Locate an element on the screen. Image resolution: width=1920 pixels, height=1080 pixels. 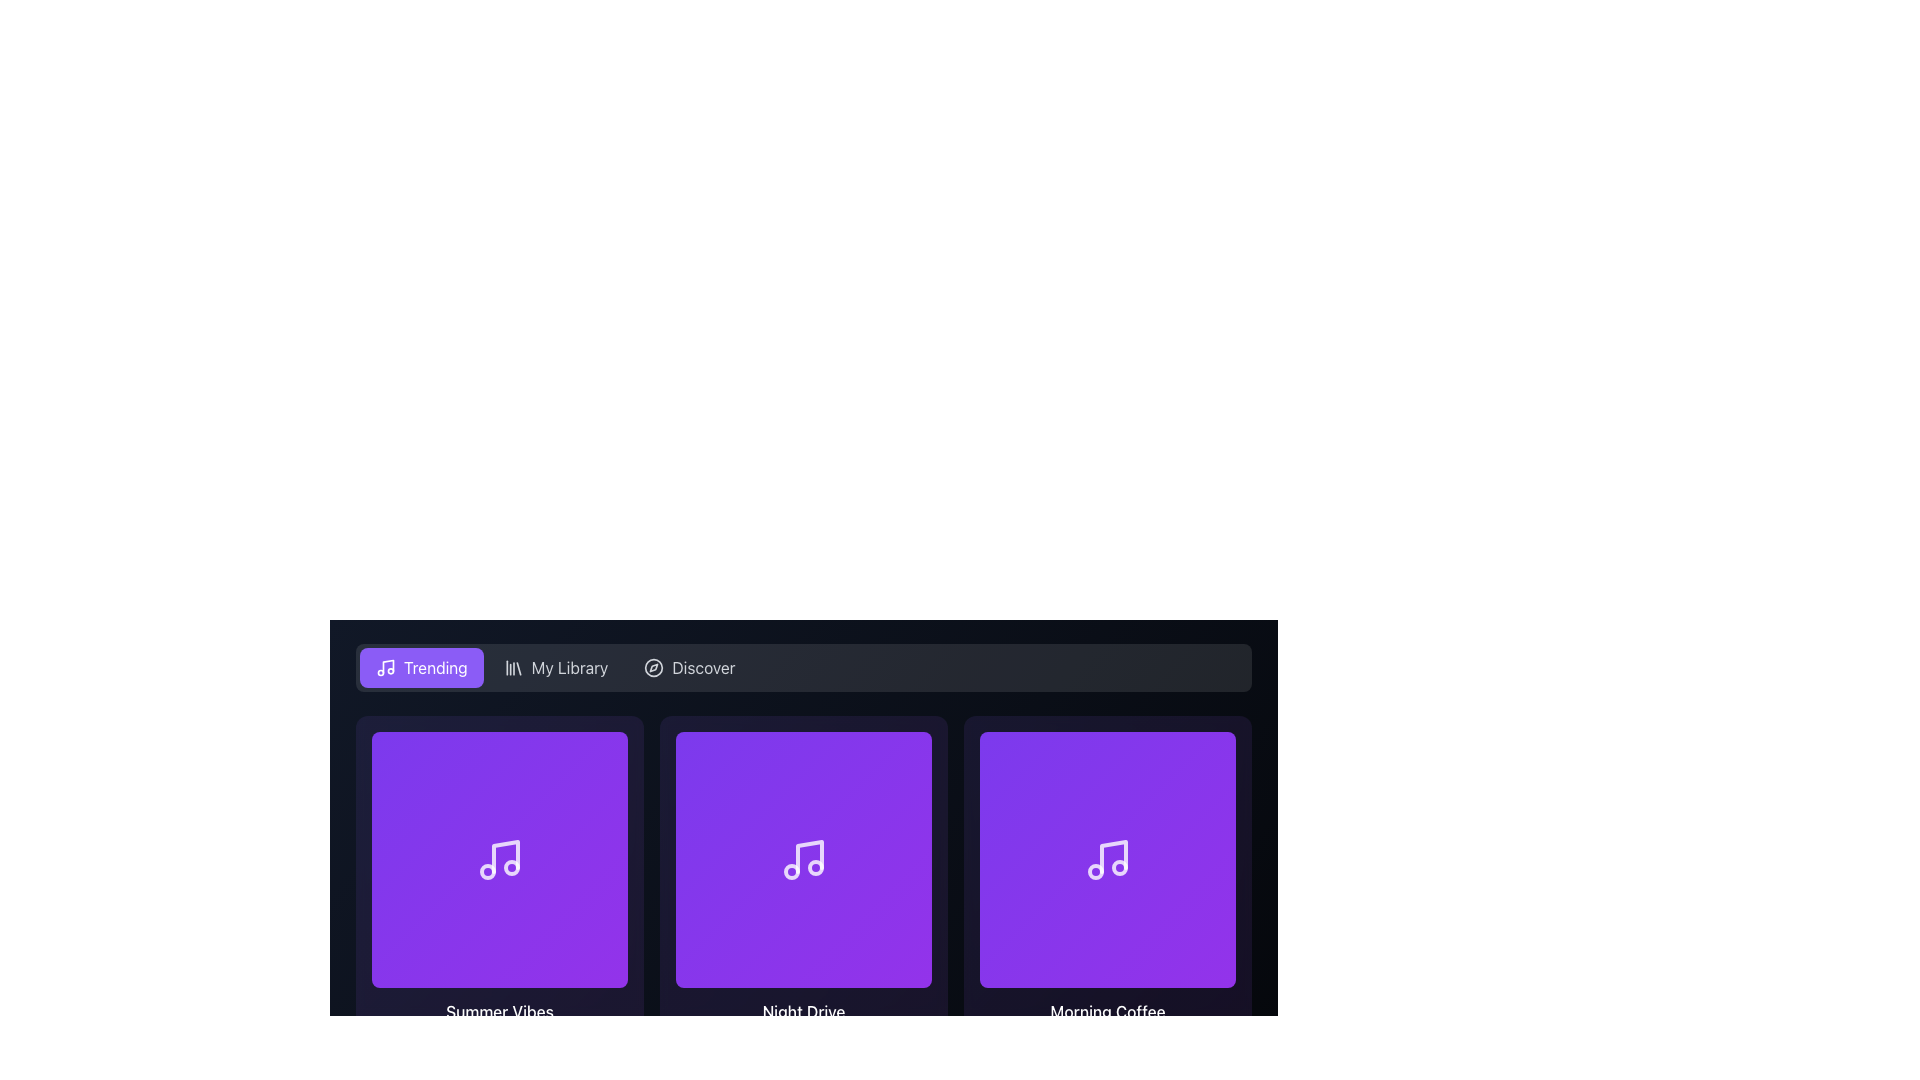
the 'Discover' text label located within the horizontal navigation bar is located at coordinates (703, 667).